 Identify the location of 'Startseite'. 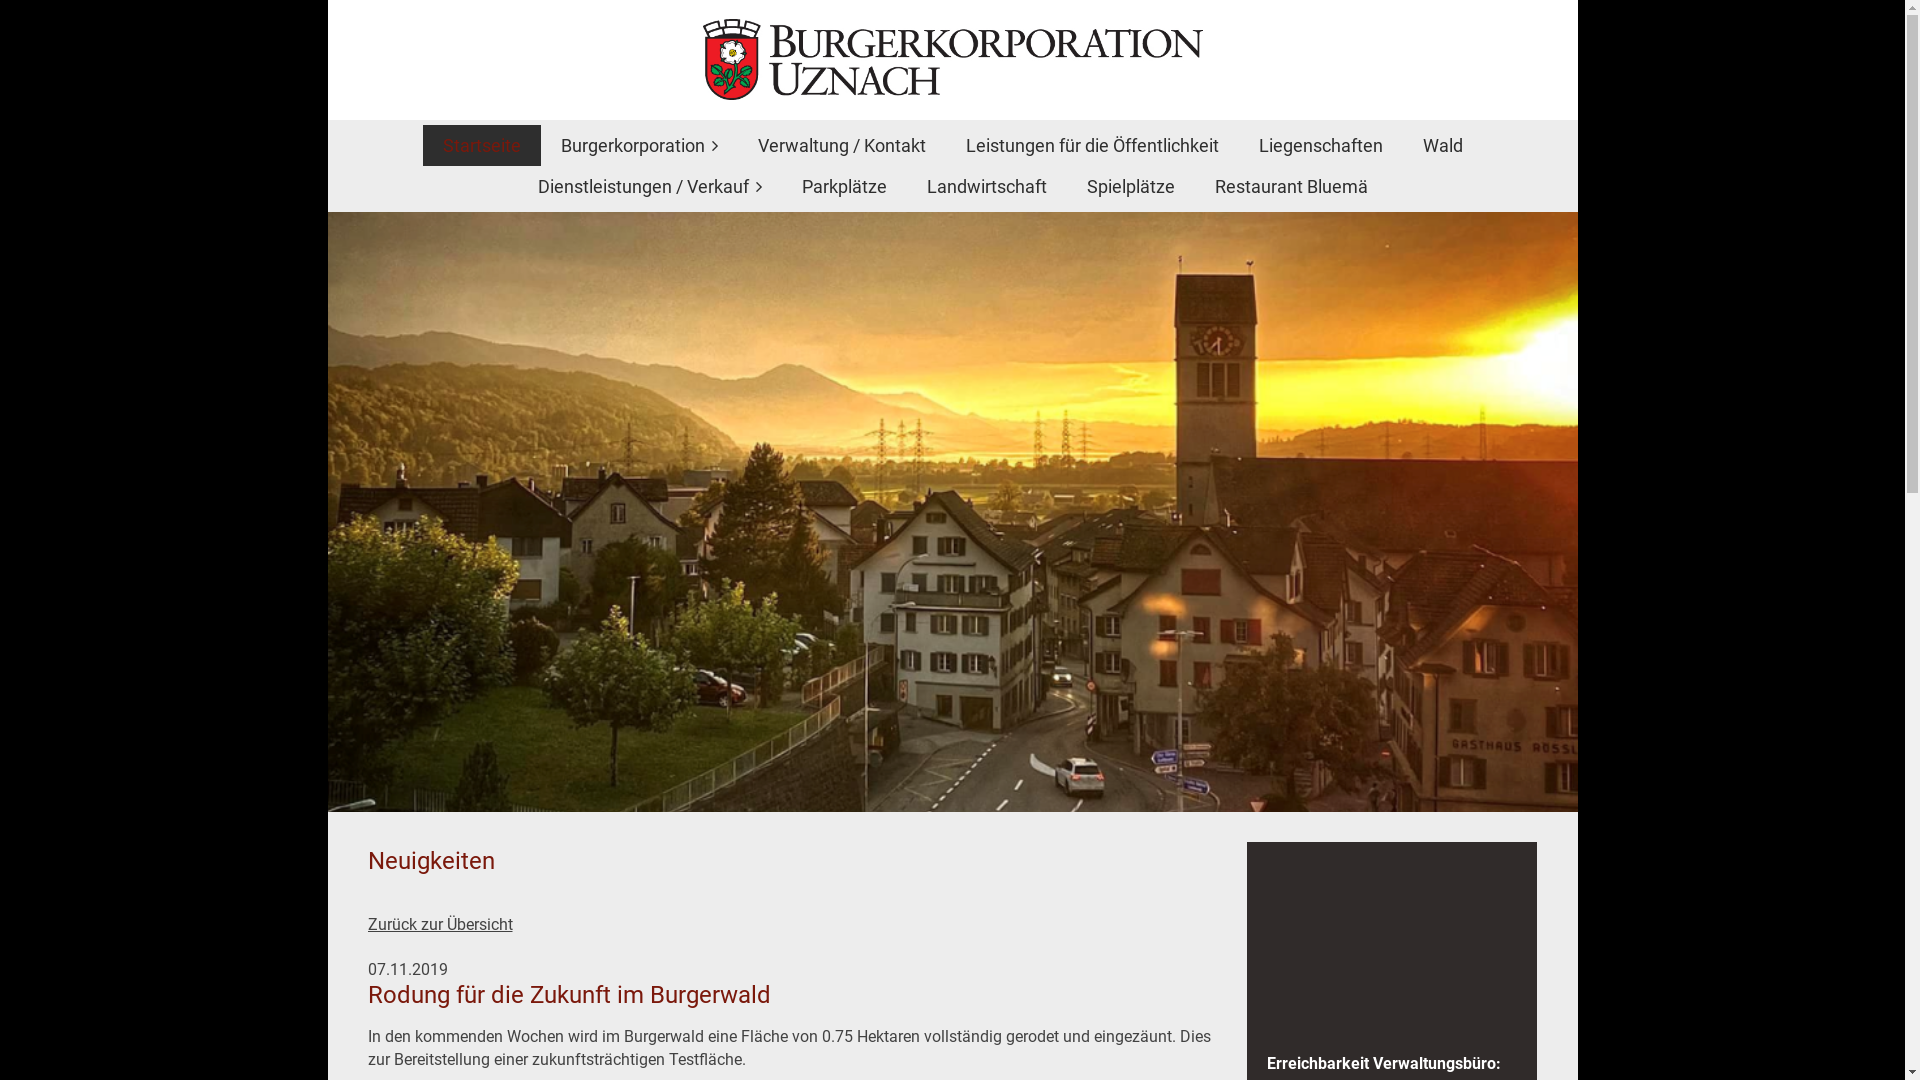
(421, 144).